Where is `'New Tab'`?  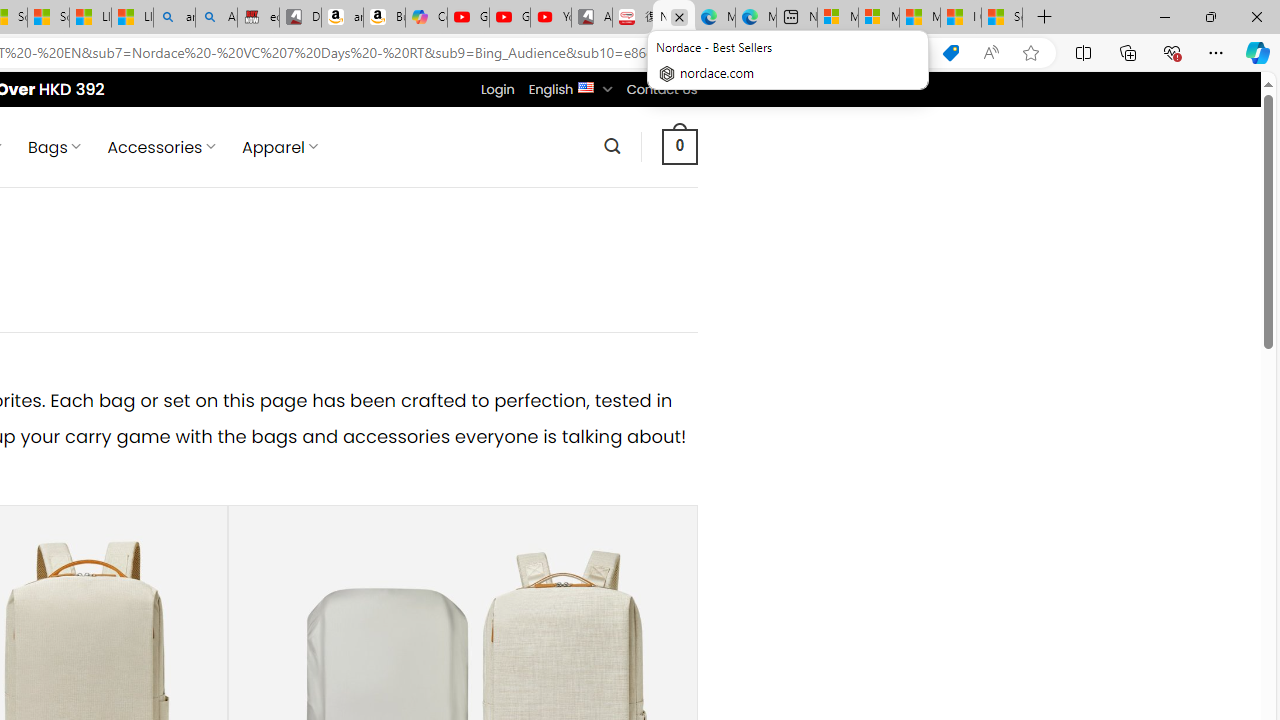
'New Tab' is located at coordinates (1043, 17).